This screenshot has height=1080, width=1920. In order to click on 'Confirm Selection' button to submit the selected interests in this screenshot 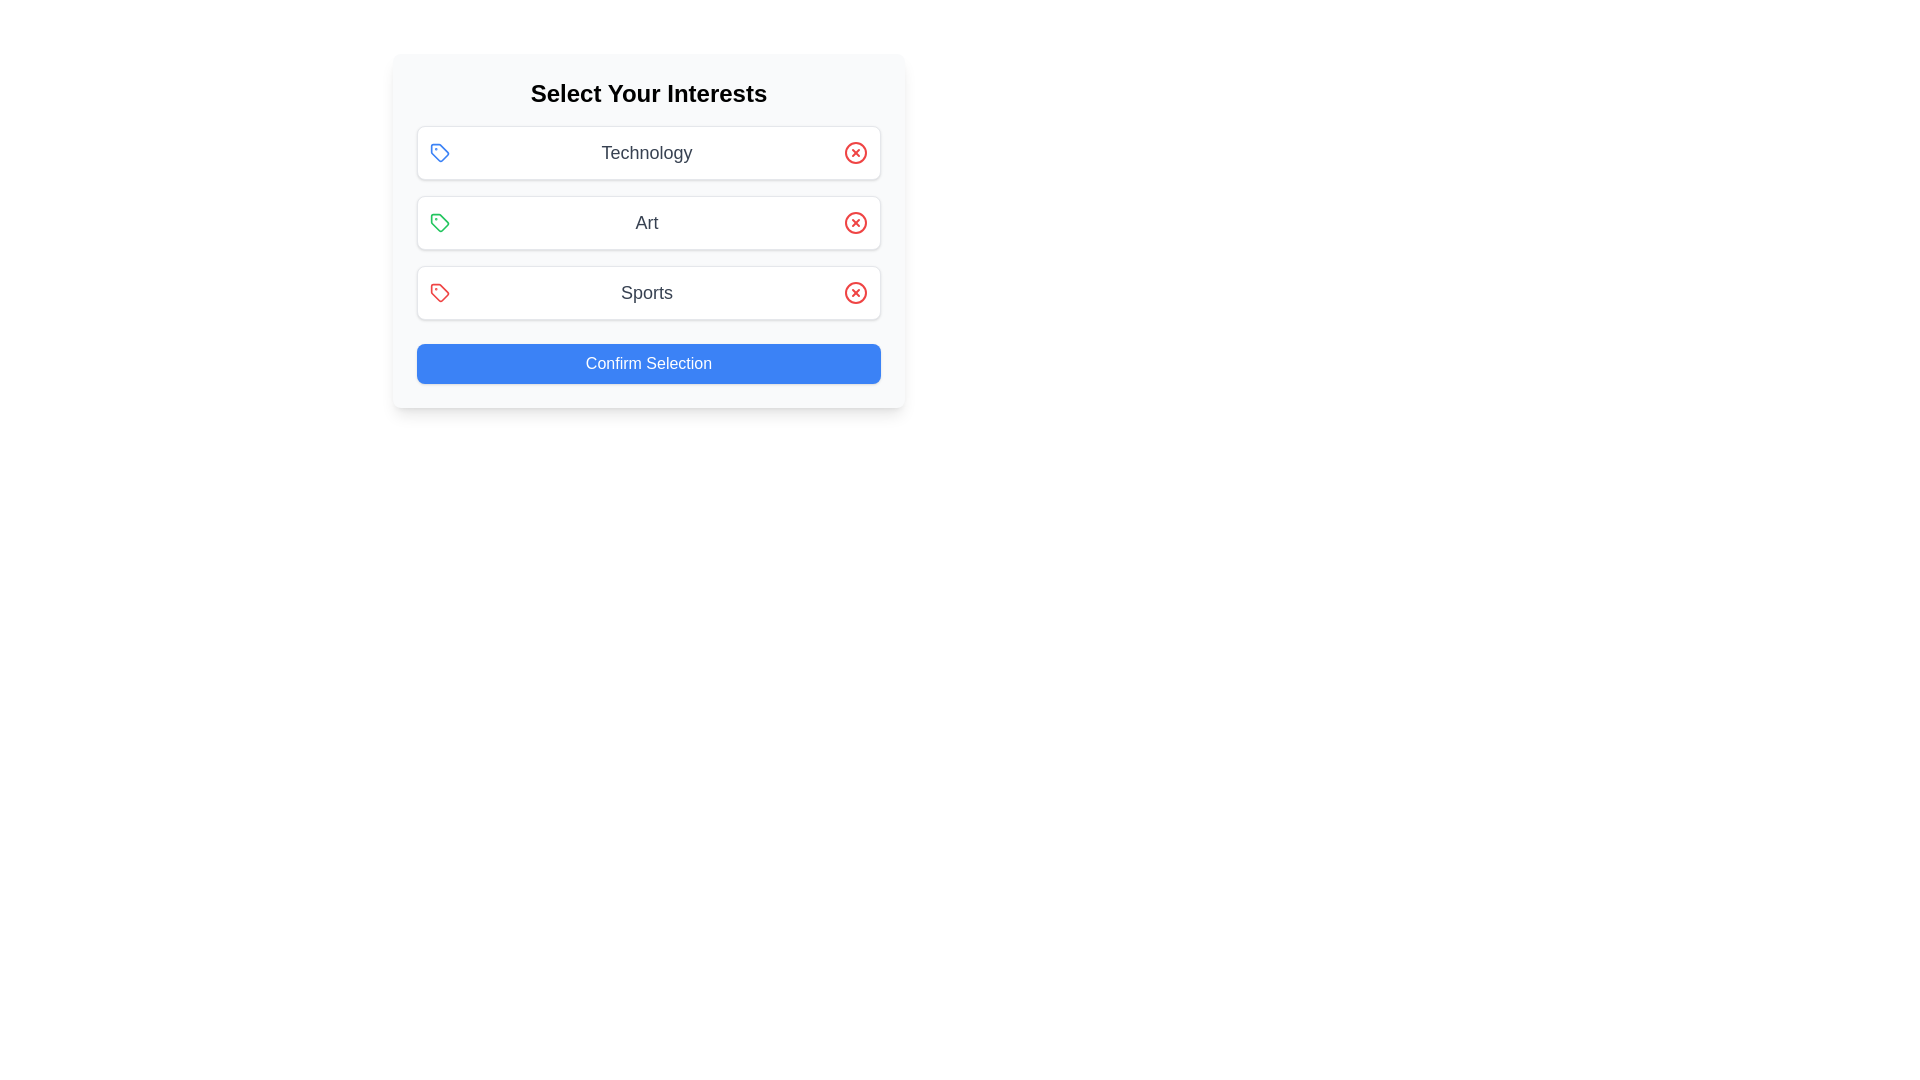, I will do `click(648, 363)`.